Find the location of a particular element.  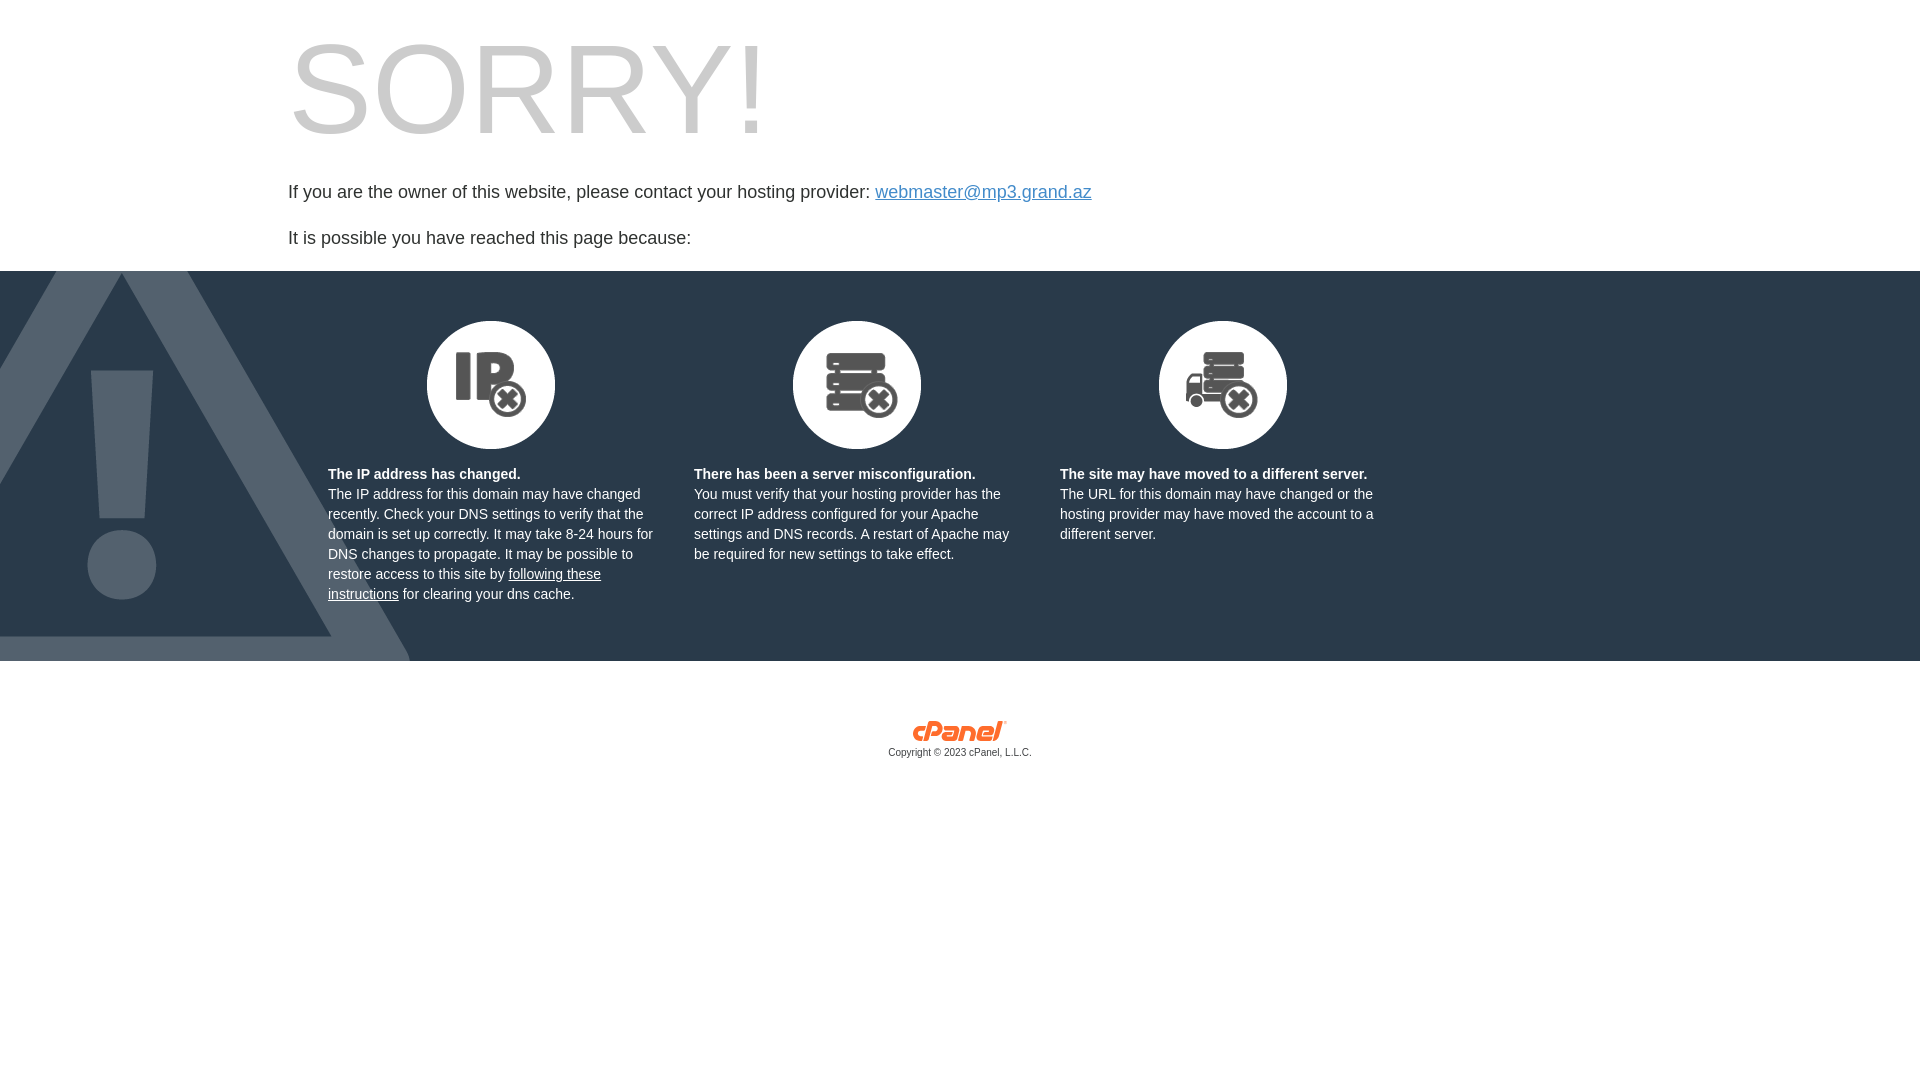

'webmaster@mp3.grand.az' is located at coordinates (983, 192).